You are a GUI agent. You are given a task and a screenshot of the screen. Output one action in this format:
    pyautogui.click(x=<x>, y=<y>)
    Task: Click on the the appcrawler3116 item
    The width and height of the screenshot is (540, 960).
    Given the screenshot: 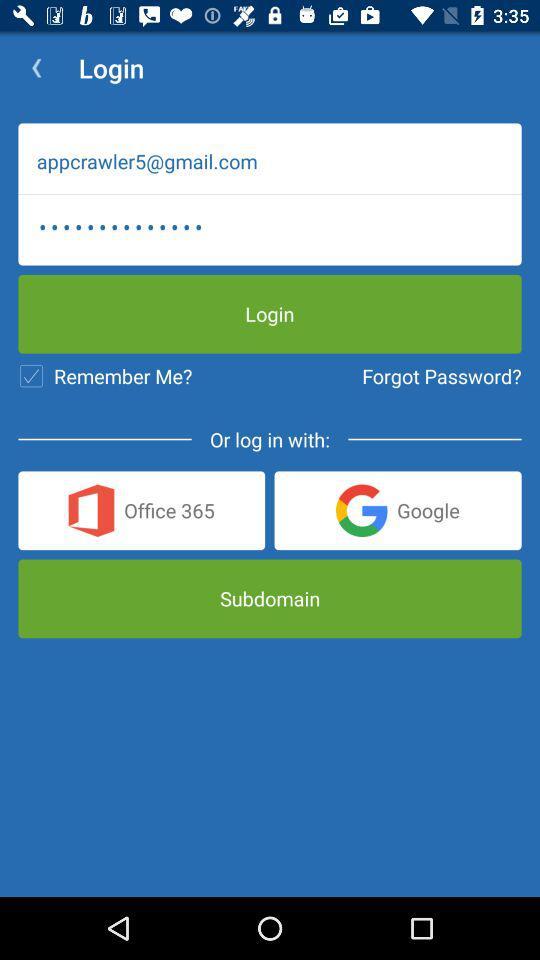 What is the action you would take?
    pyautogui.click(x=270, y=227)
    